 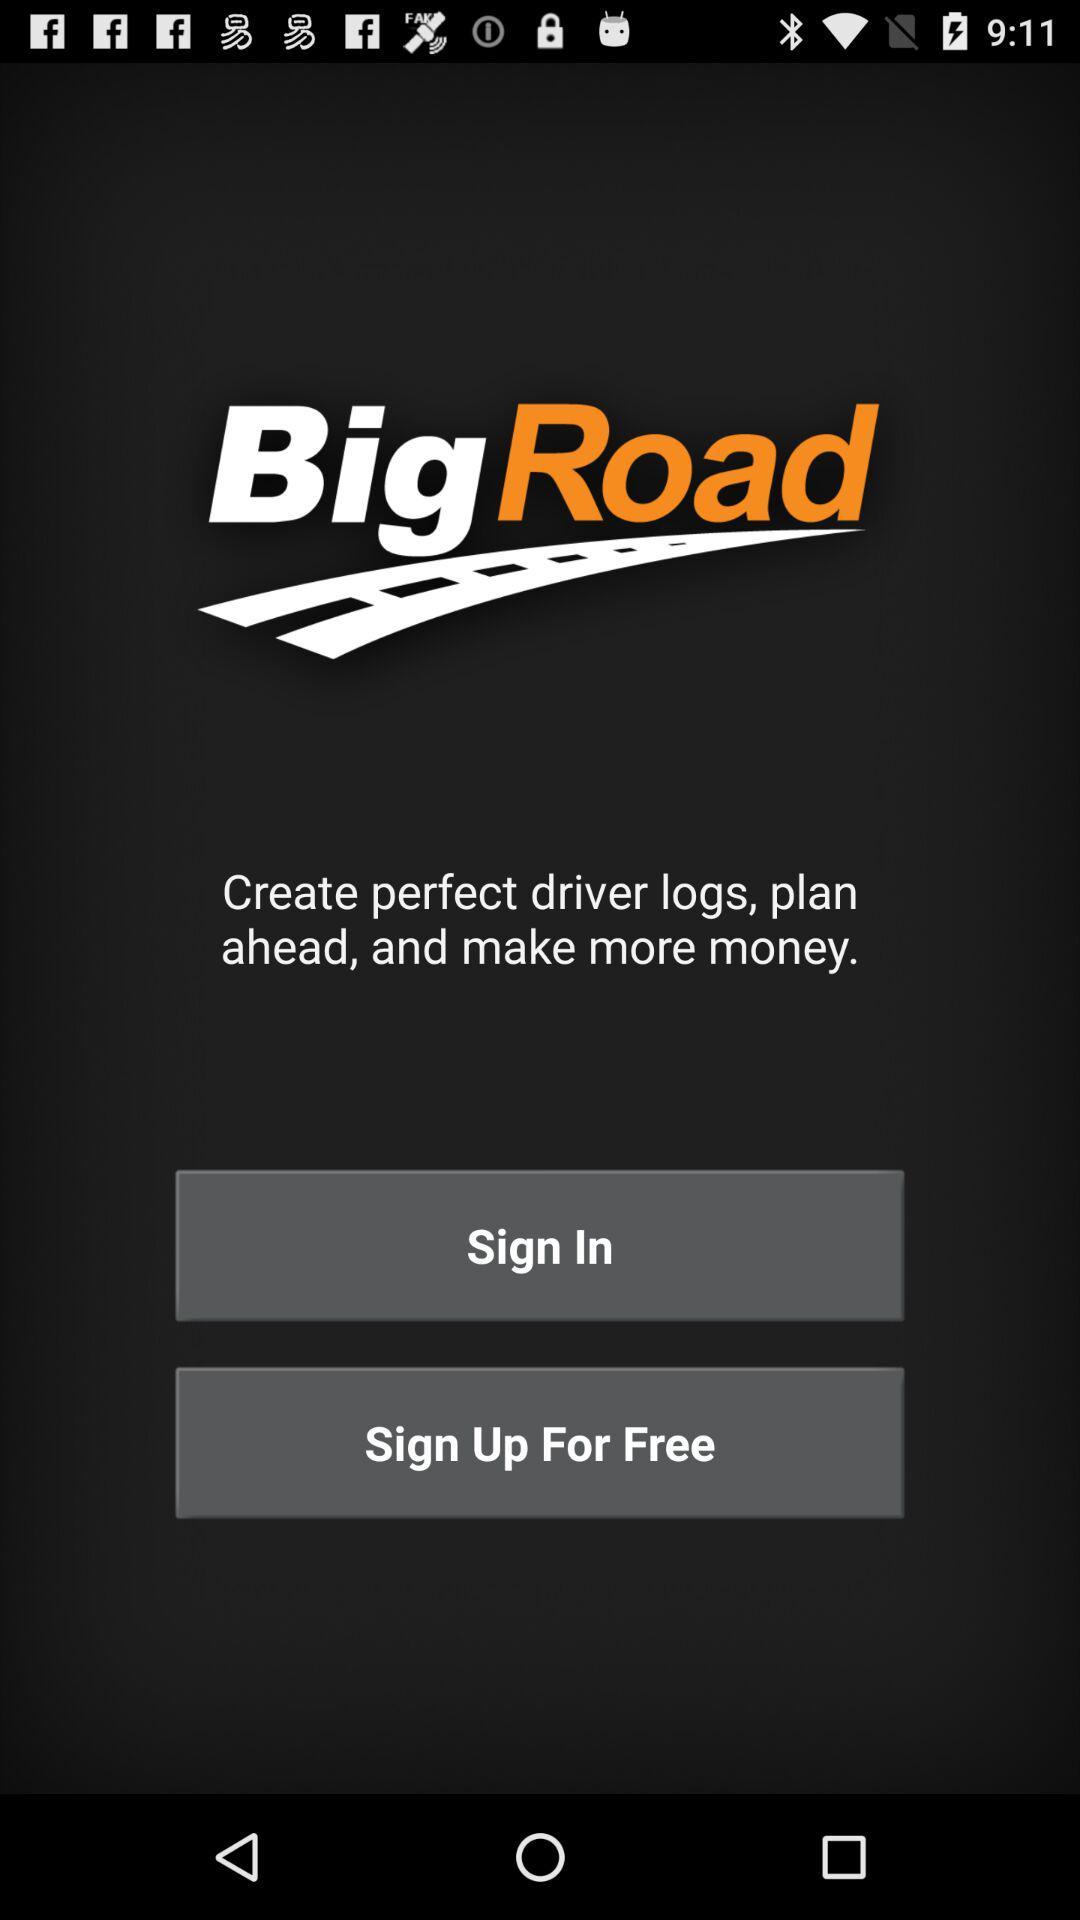 What do you see at coordinates (540, 1244) in the screenshot?
I see `app below the create perfect driver icon` at bounding box center [540, 1244].